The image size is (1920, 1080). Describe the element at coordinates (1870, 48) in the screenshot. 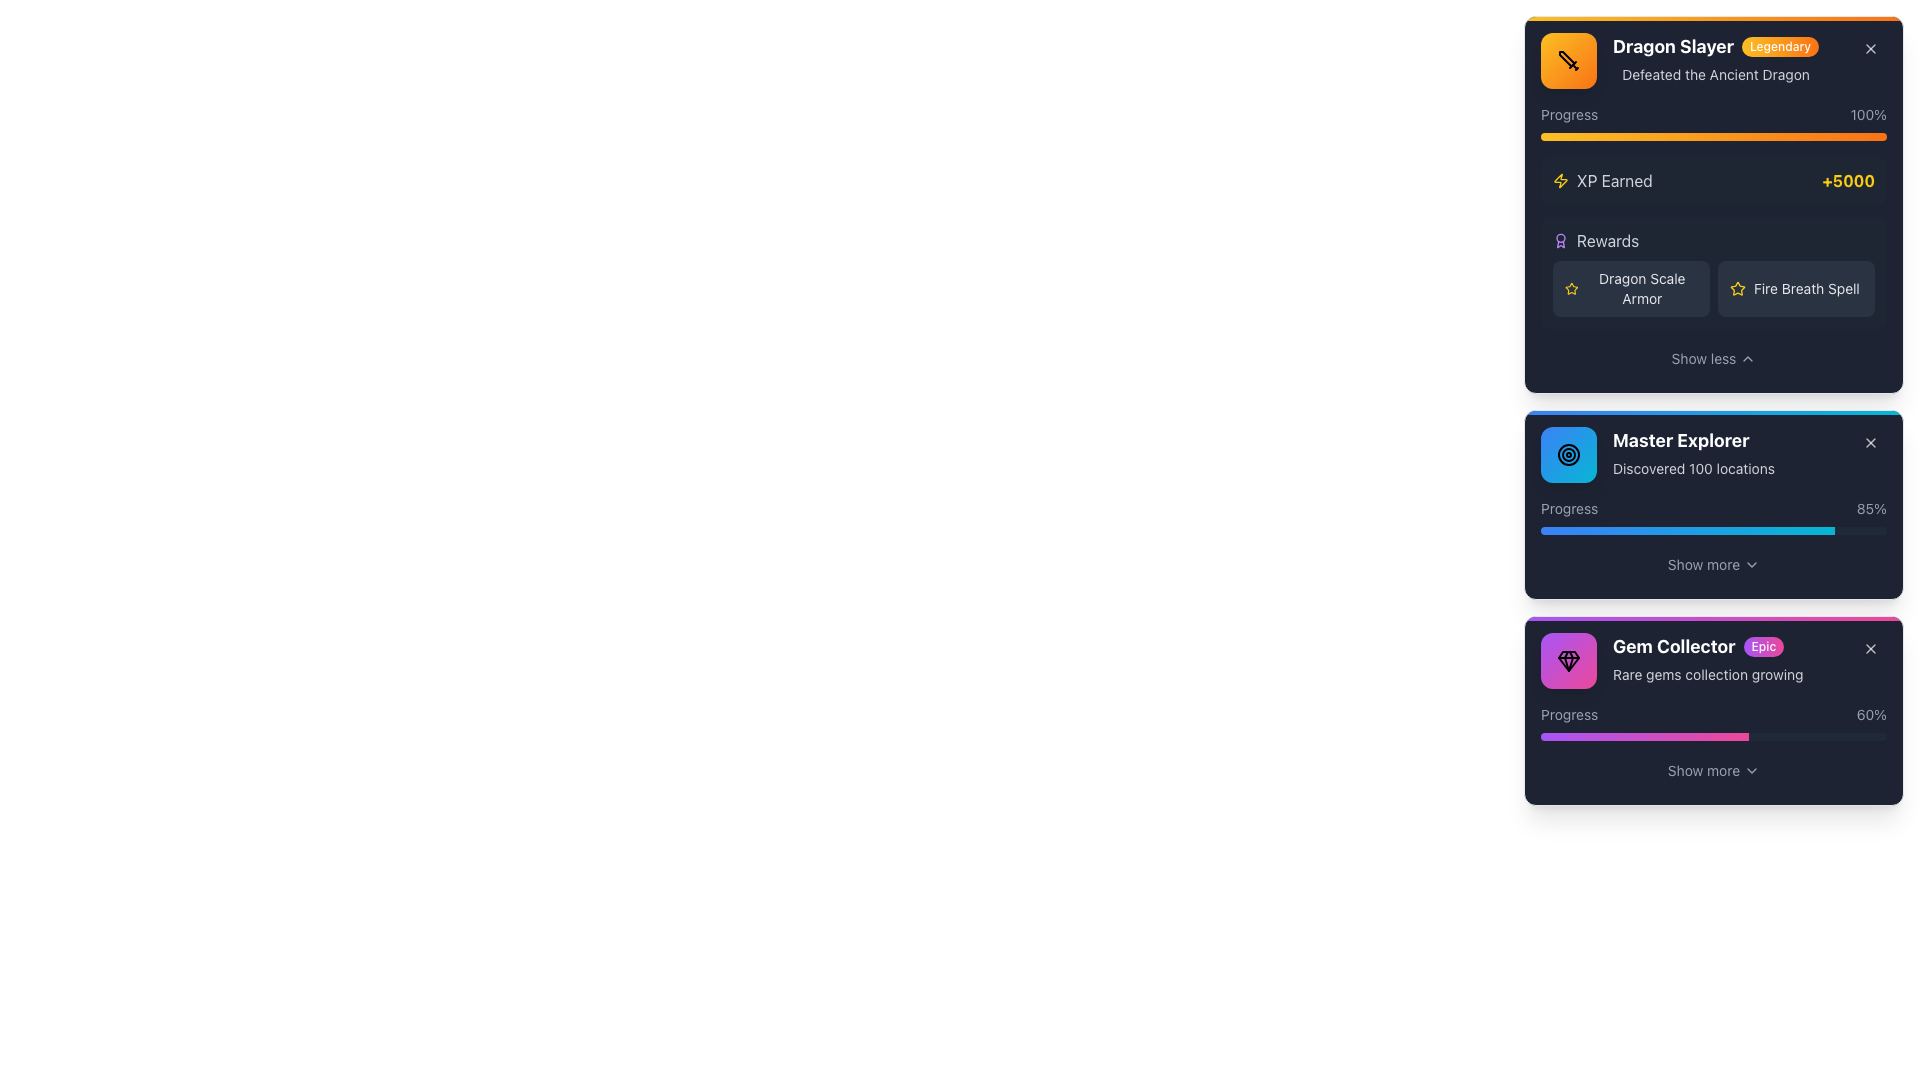

I see `the 'X' icon button in the top-right corner of the 'Dragon Slayer' card` at that location.